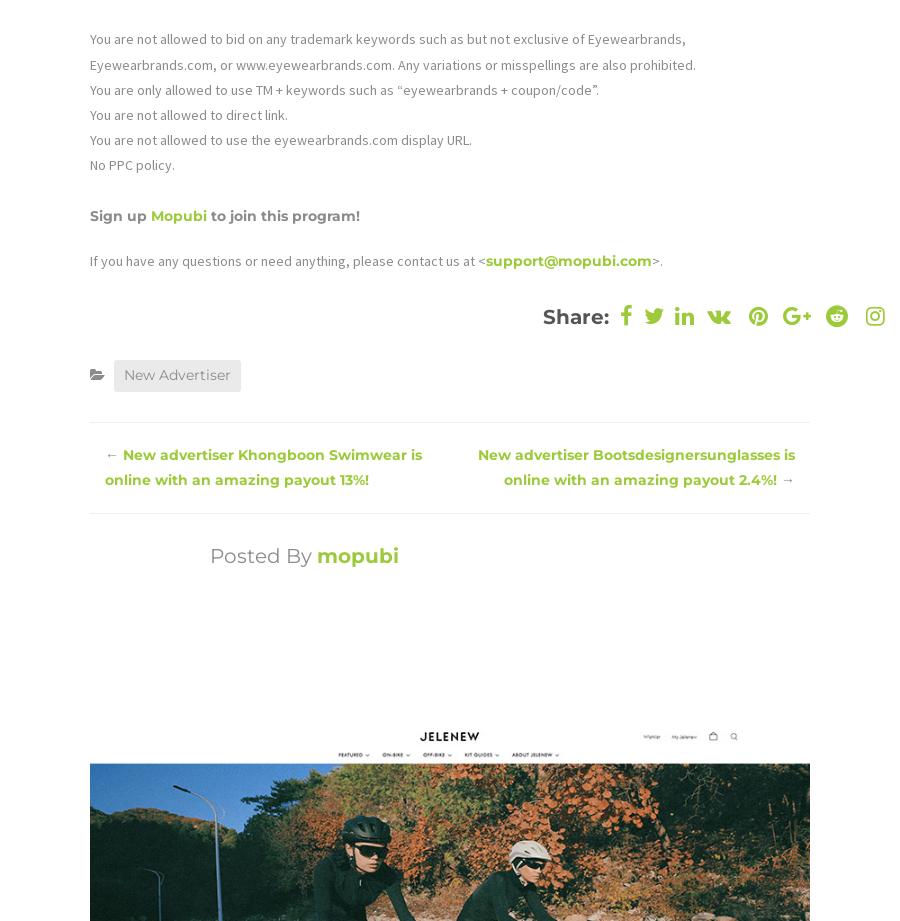 Image resolution: width=900 pixels, height=921 pixels. What do you see at coordinates (89, 213) in the screenshot?
I see `'Sign up'` at bounding box center [89, 213].